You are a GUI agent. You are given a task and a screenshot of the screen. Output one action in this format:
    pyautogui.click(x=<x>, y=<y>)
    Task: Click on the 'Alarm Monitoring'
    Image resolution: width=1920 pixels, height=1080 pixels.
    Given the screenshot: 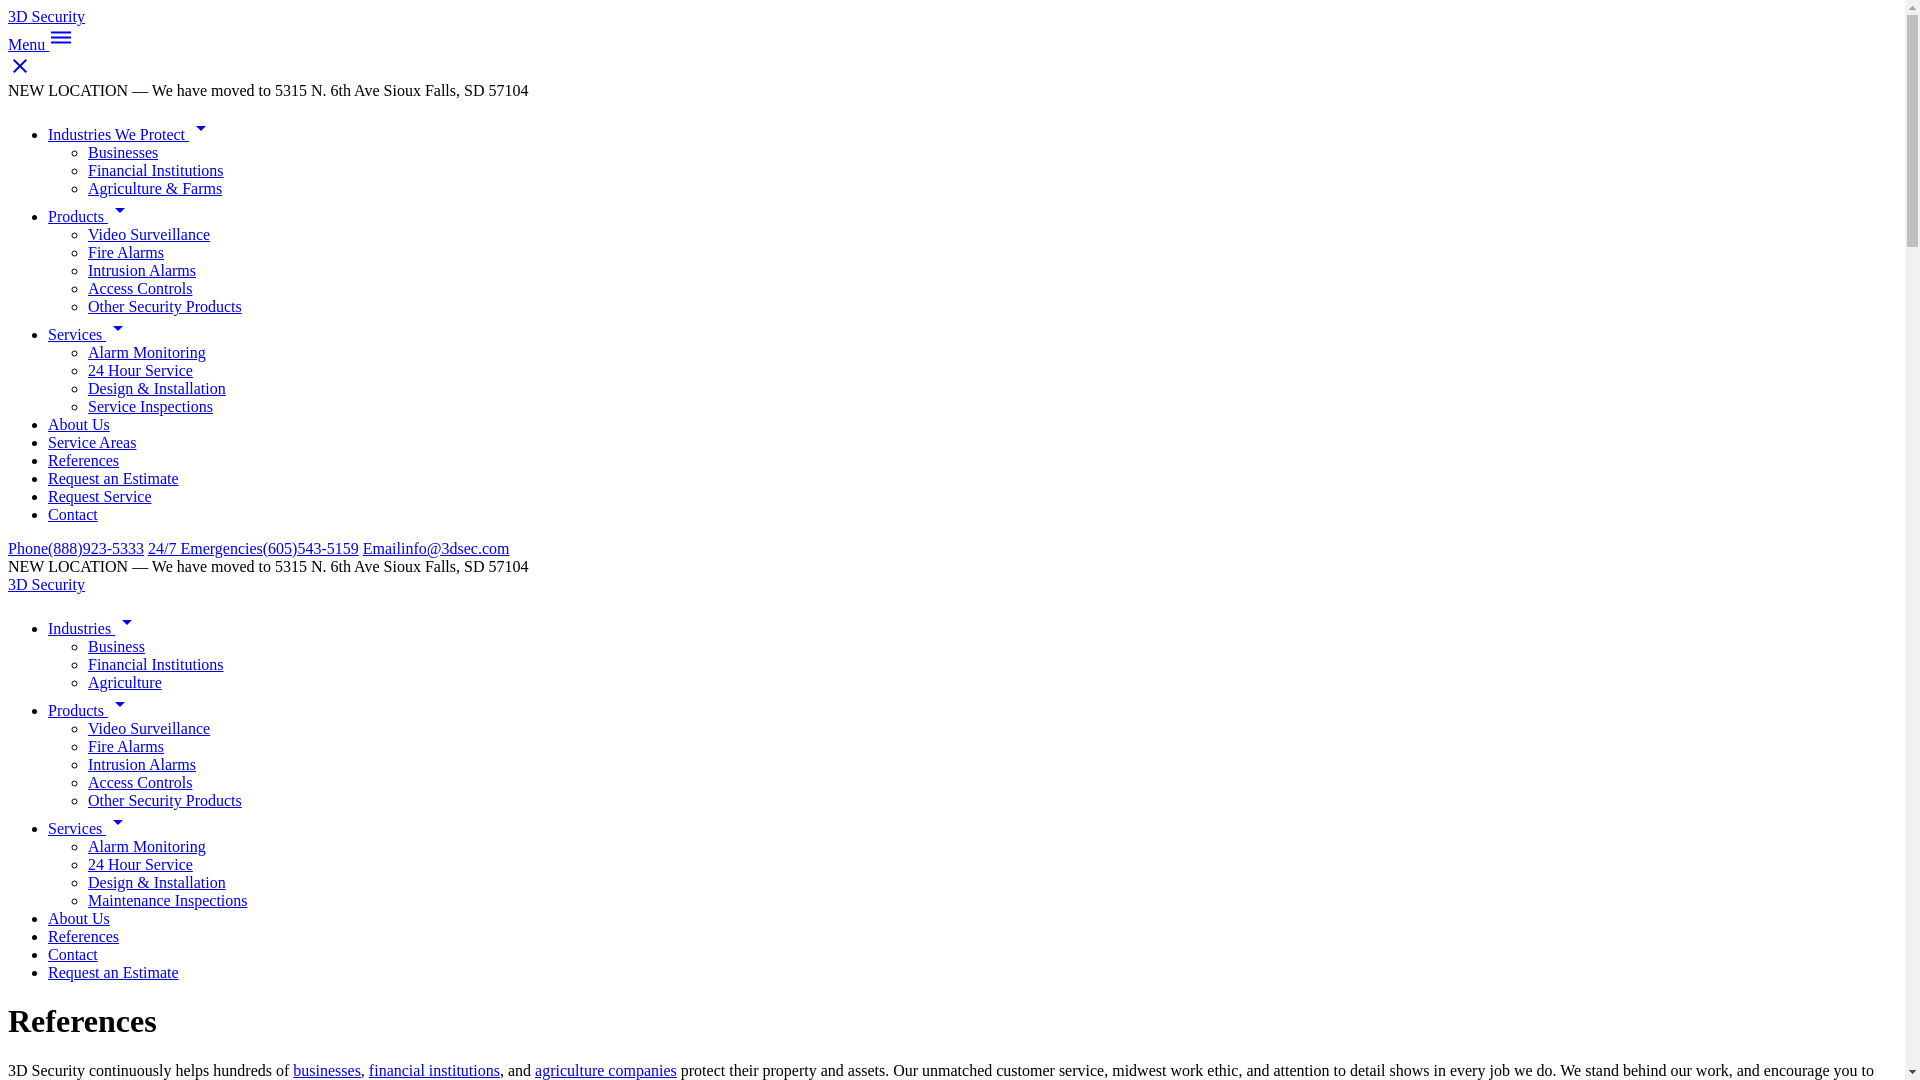 What is the action you would take?
    pyautogui.click(x=146, y=846)
    